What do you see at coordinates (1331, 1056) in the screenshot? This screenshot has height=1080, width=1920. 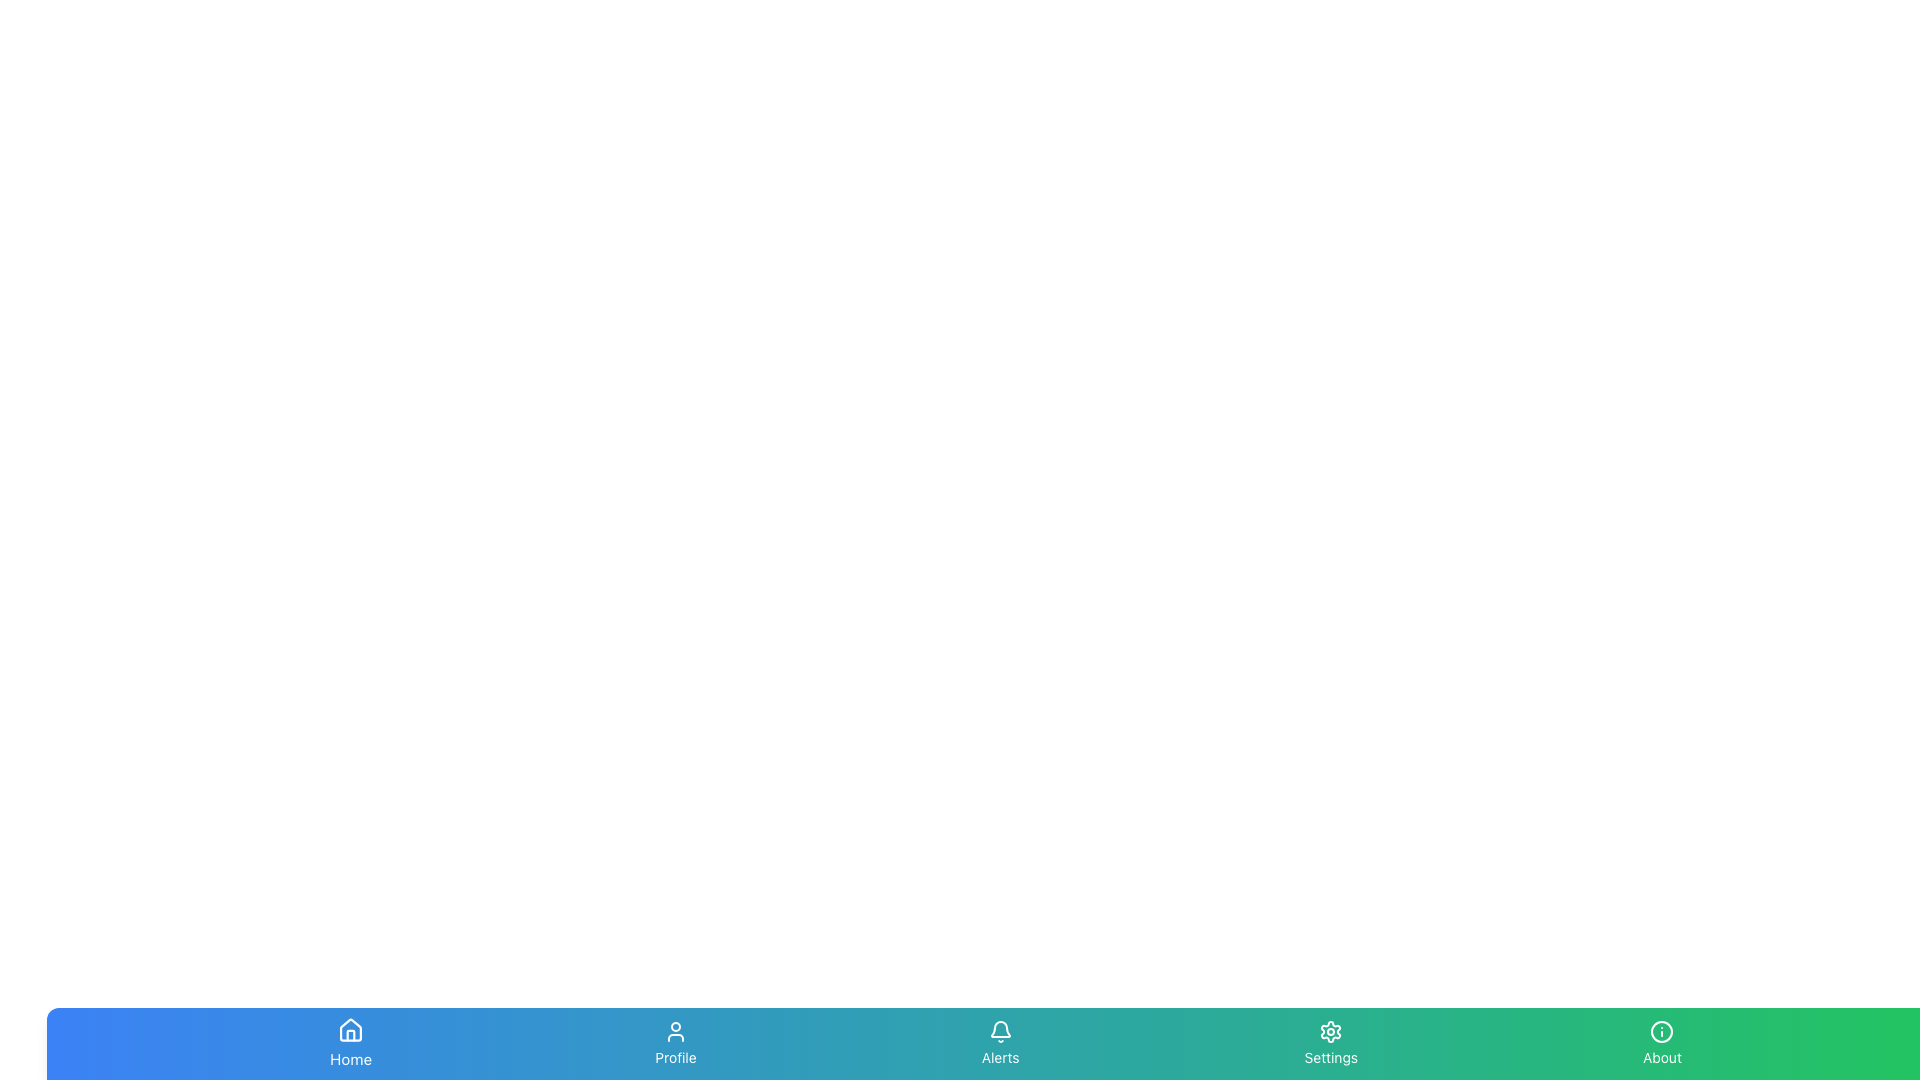 I see `the 'Settings' text label, which is styled in white against a green background and positioned in the bottom navigation bar, directly under the settings gear icon, to identify the associated navigation button` at bounding box center [1331, 1056].